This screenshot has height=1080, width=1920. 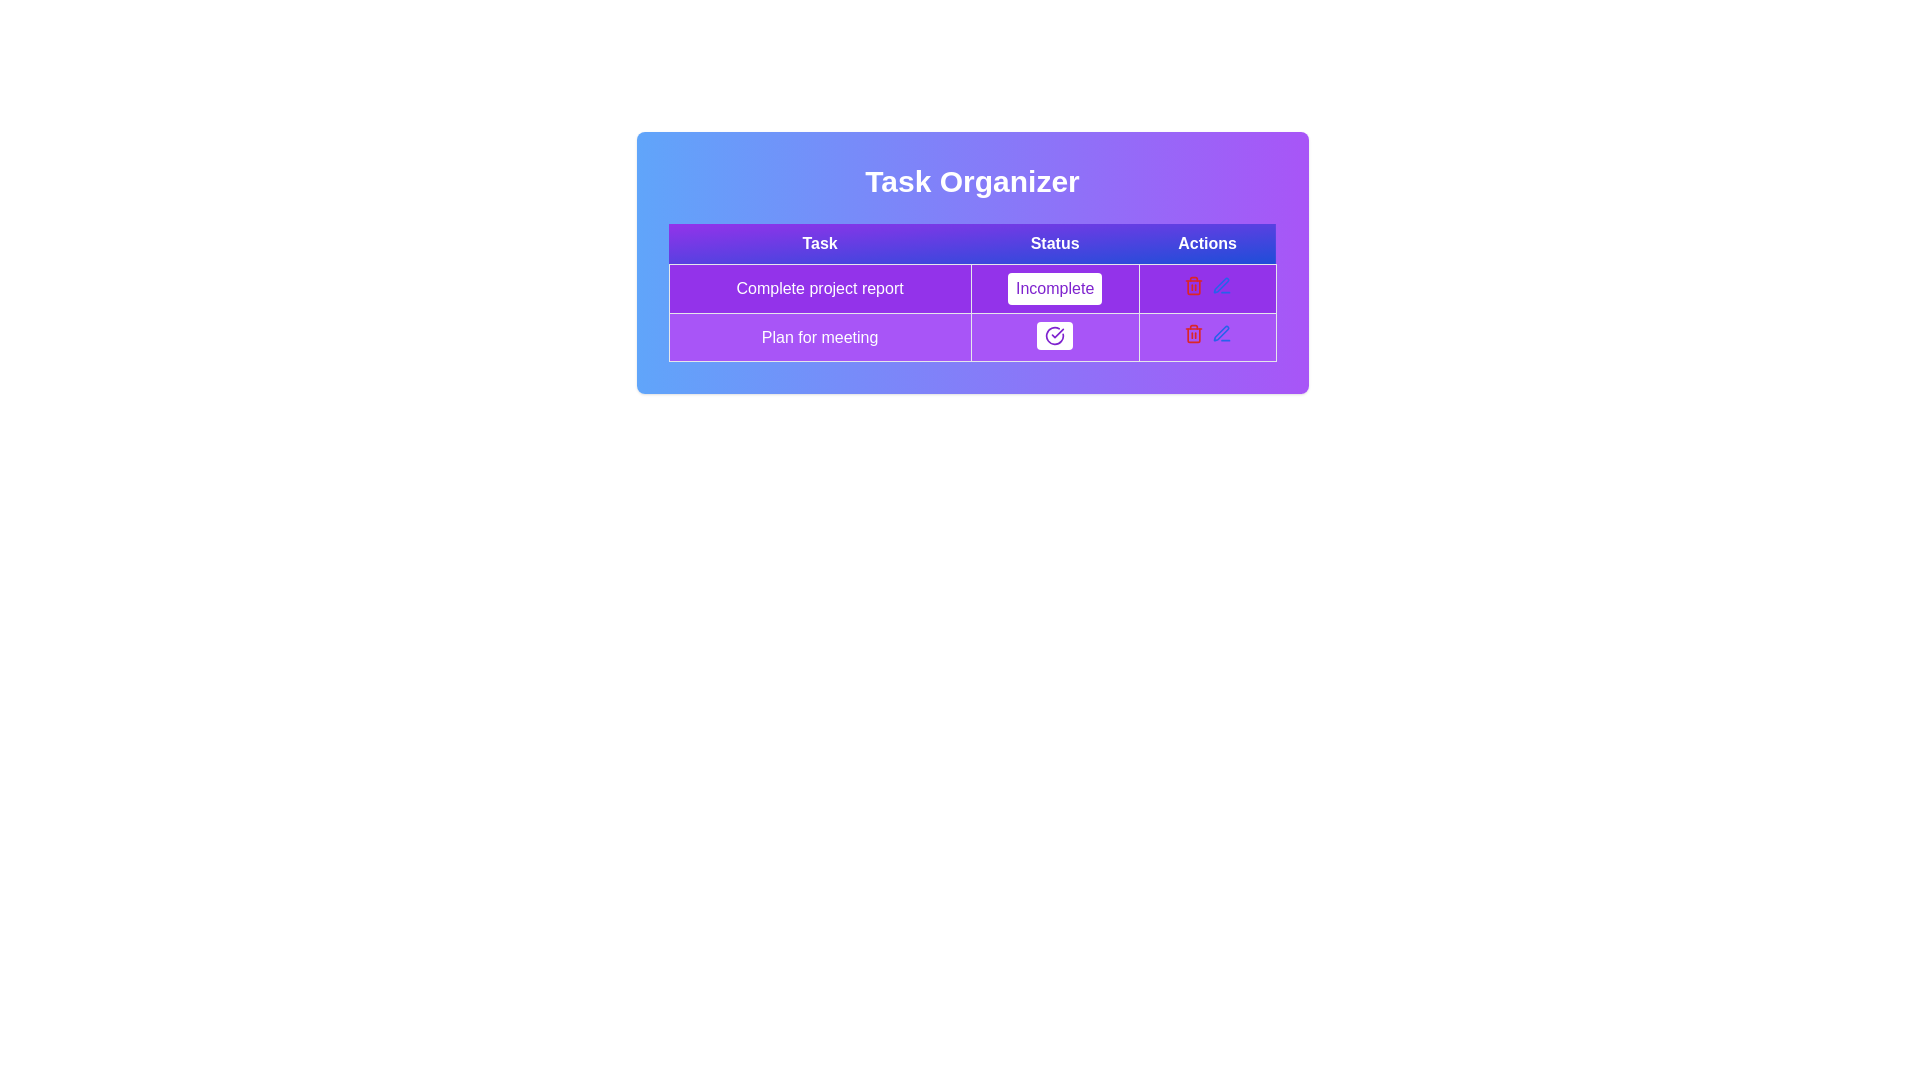 What do you see at coordinates (1193, 285) in the screenshot?
I see `the red trash bin icon located in the 'Actions' column of the table for the task 'Complete project report'` at bounding box center [1193, 285].